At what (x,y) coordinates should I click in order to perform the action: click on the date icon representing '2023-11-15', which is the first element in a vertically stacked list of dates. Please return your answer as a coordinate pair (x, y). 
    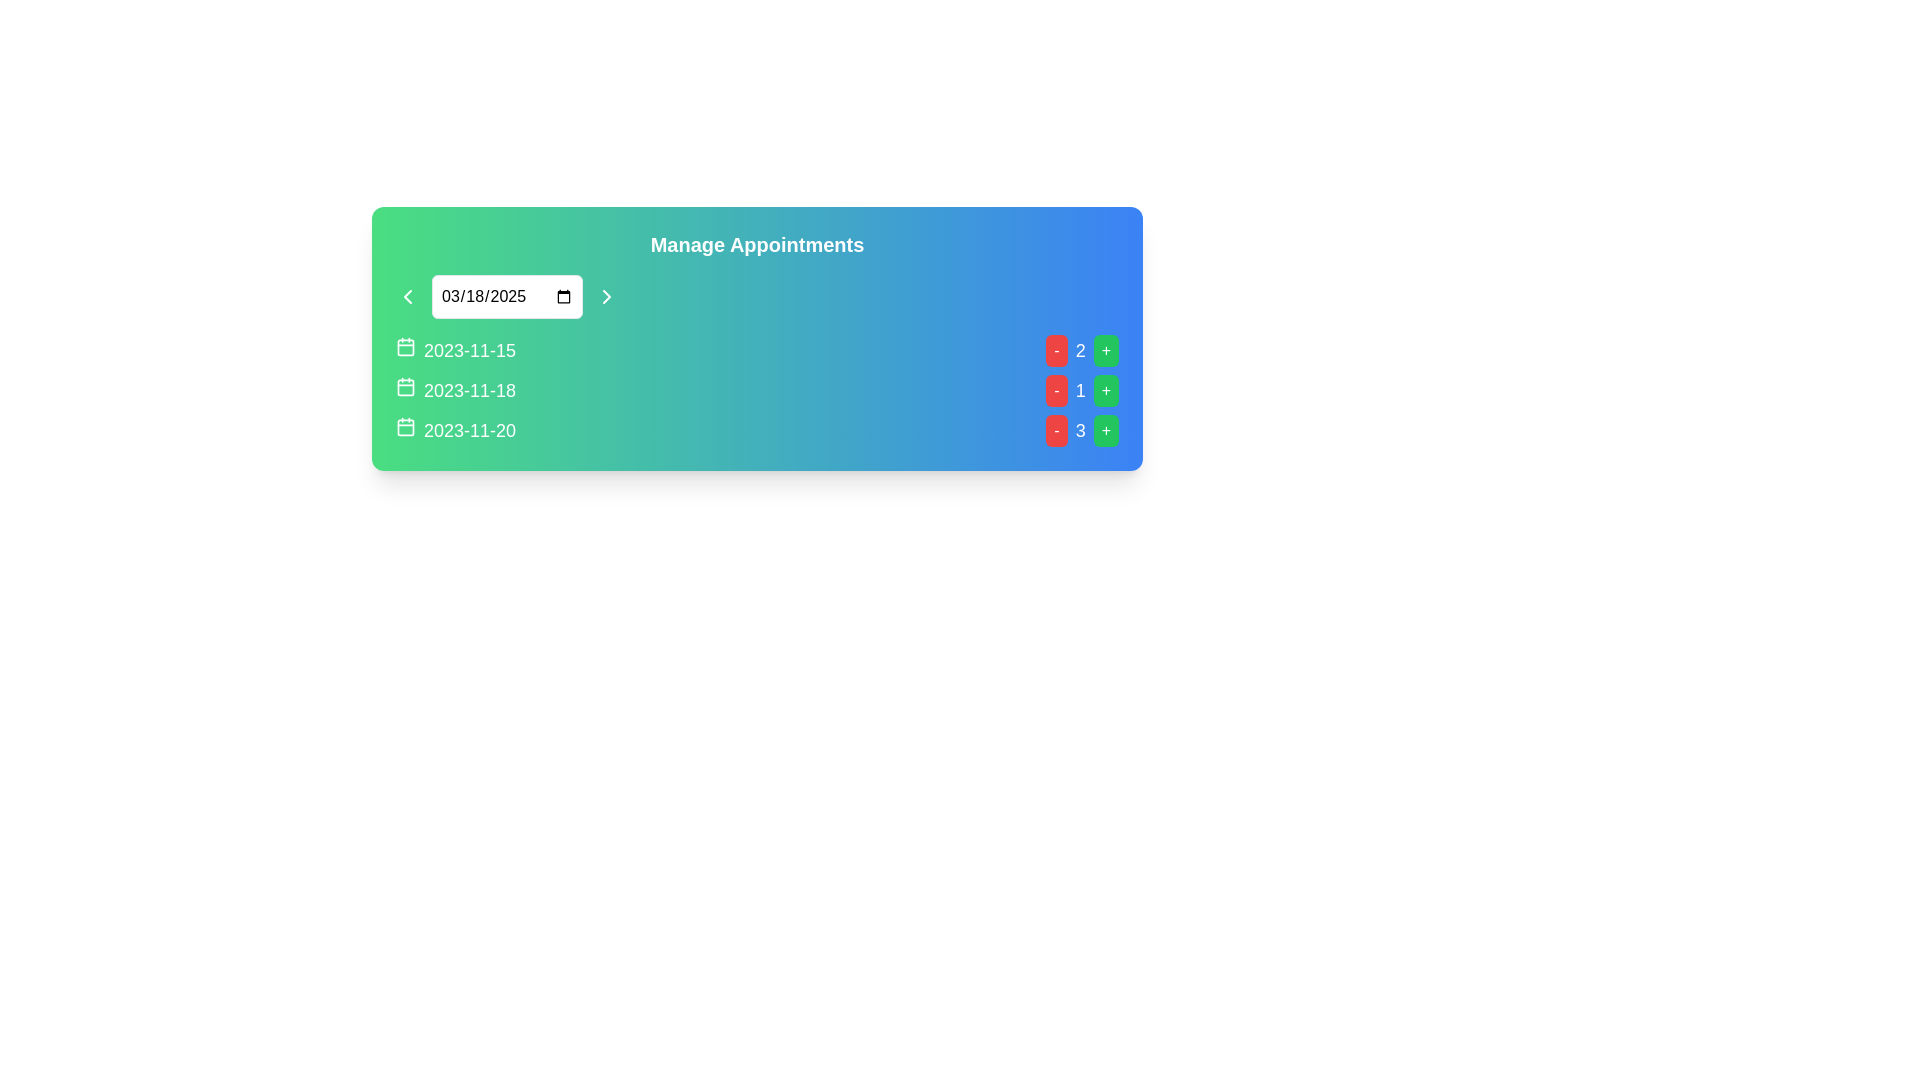
    Looking at the image, I should click on (405, 346).